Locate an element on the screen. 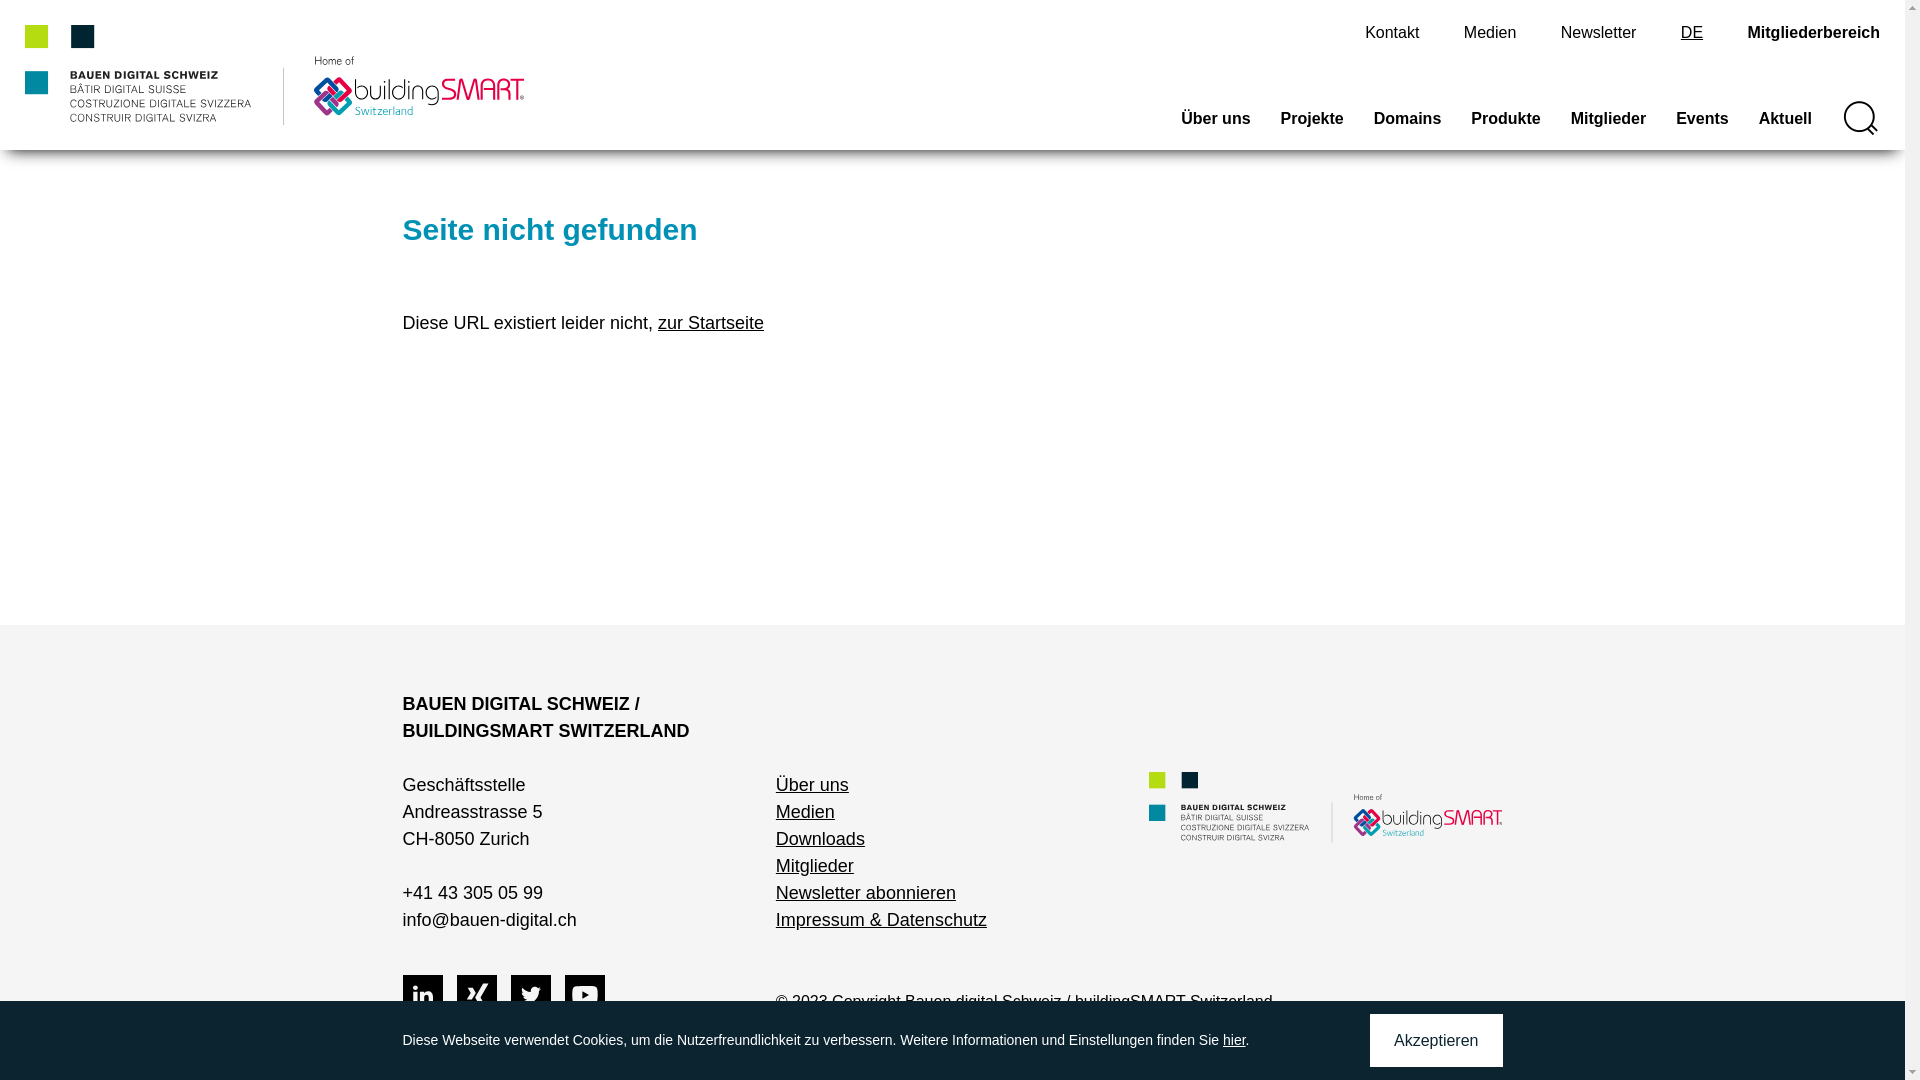 The width and height of the screenshot is (1920, 1080). 'Projekte' is located at coordinates (1312, 127).